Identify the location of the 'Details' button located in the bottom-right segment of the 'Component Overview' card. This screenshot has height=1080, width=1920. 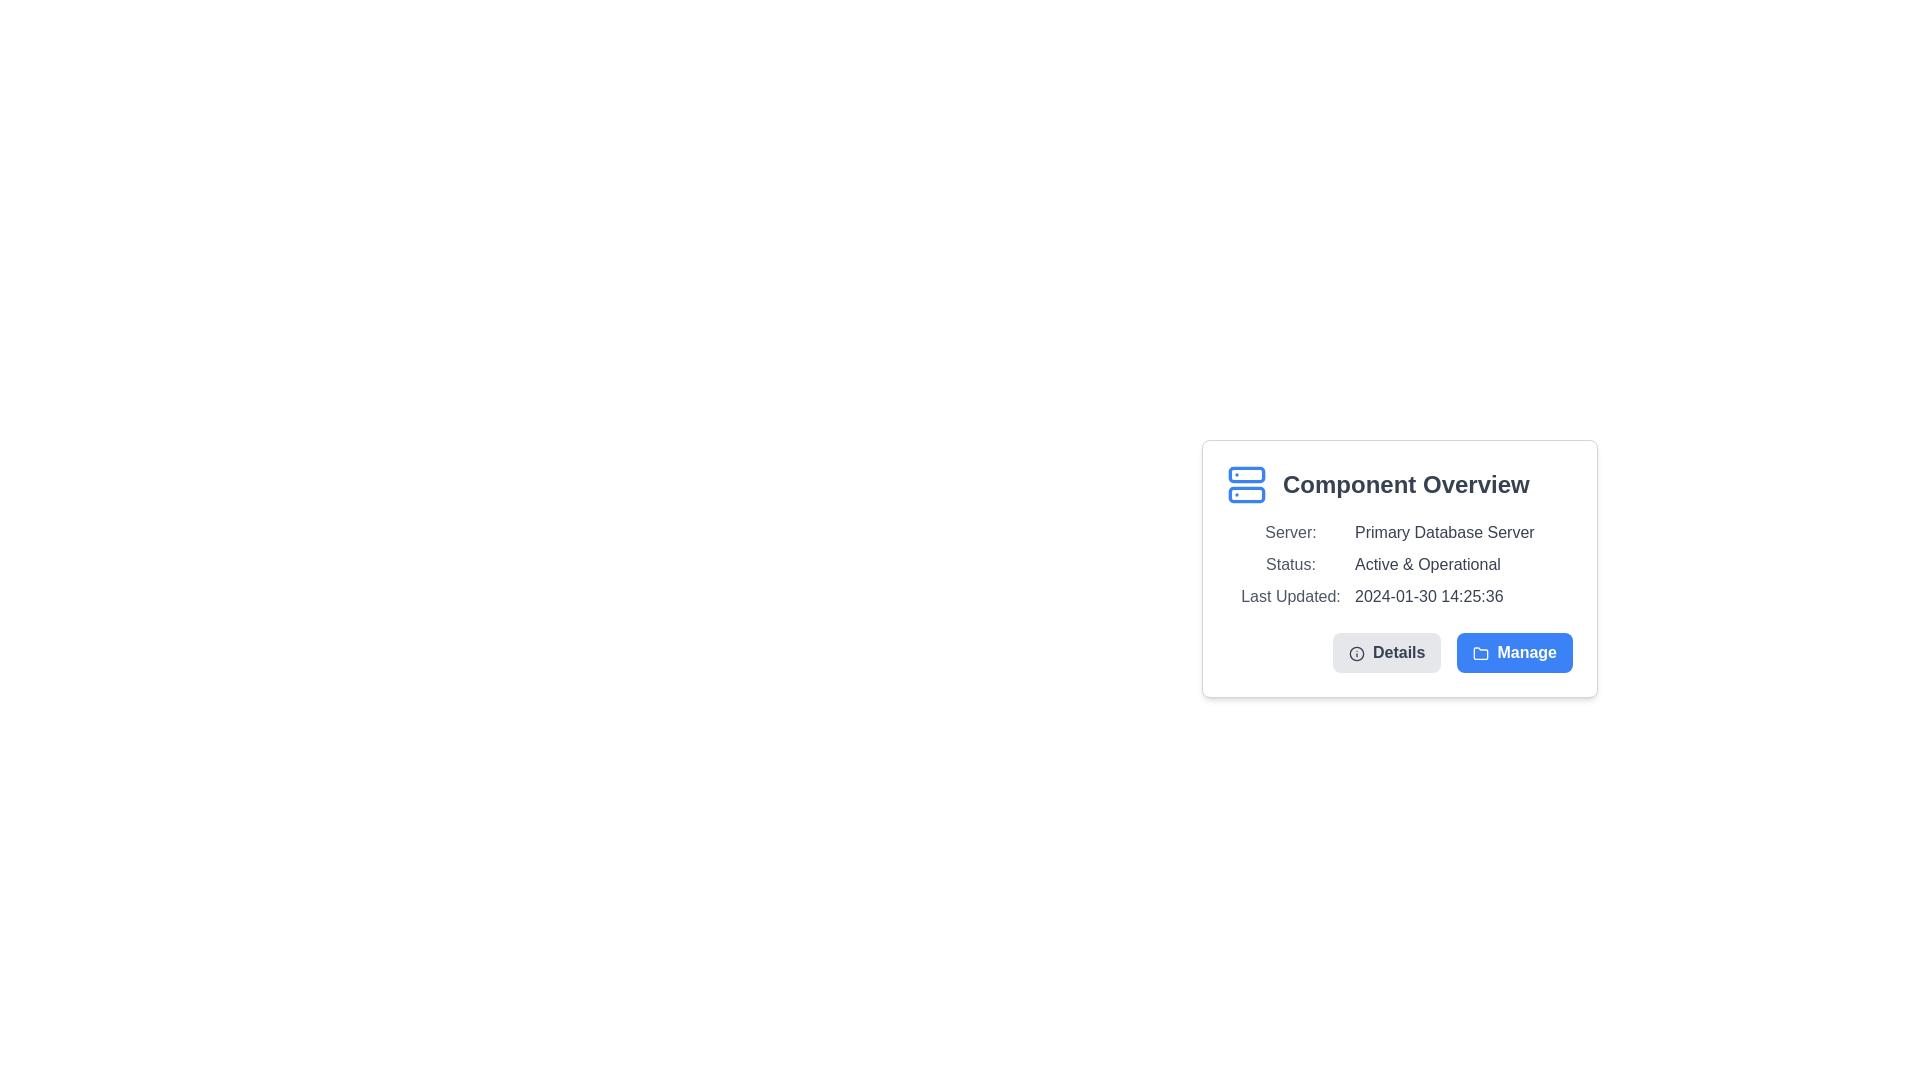
(1399, 652).